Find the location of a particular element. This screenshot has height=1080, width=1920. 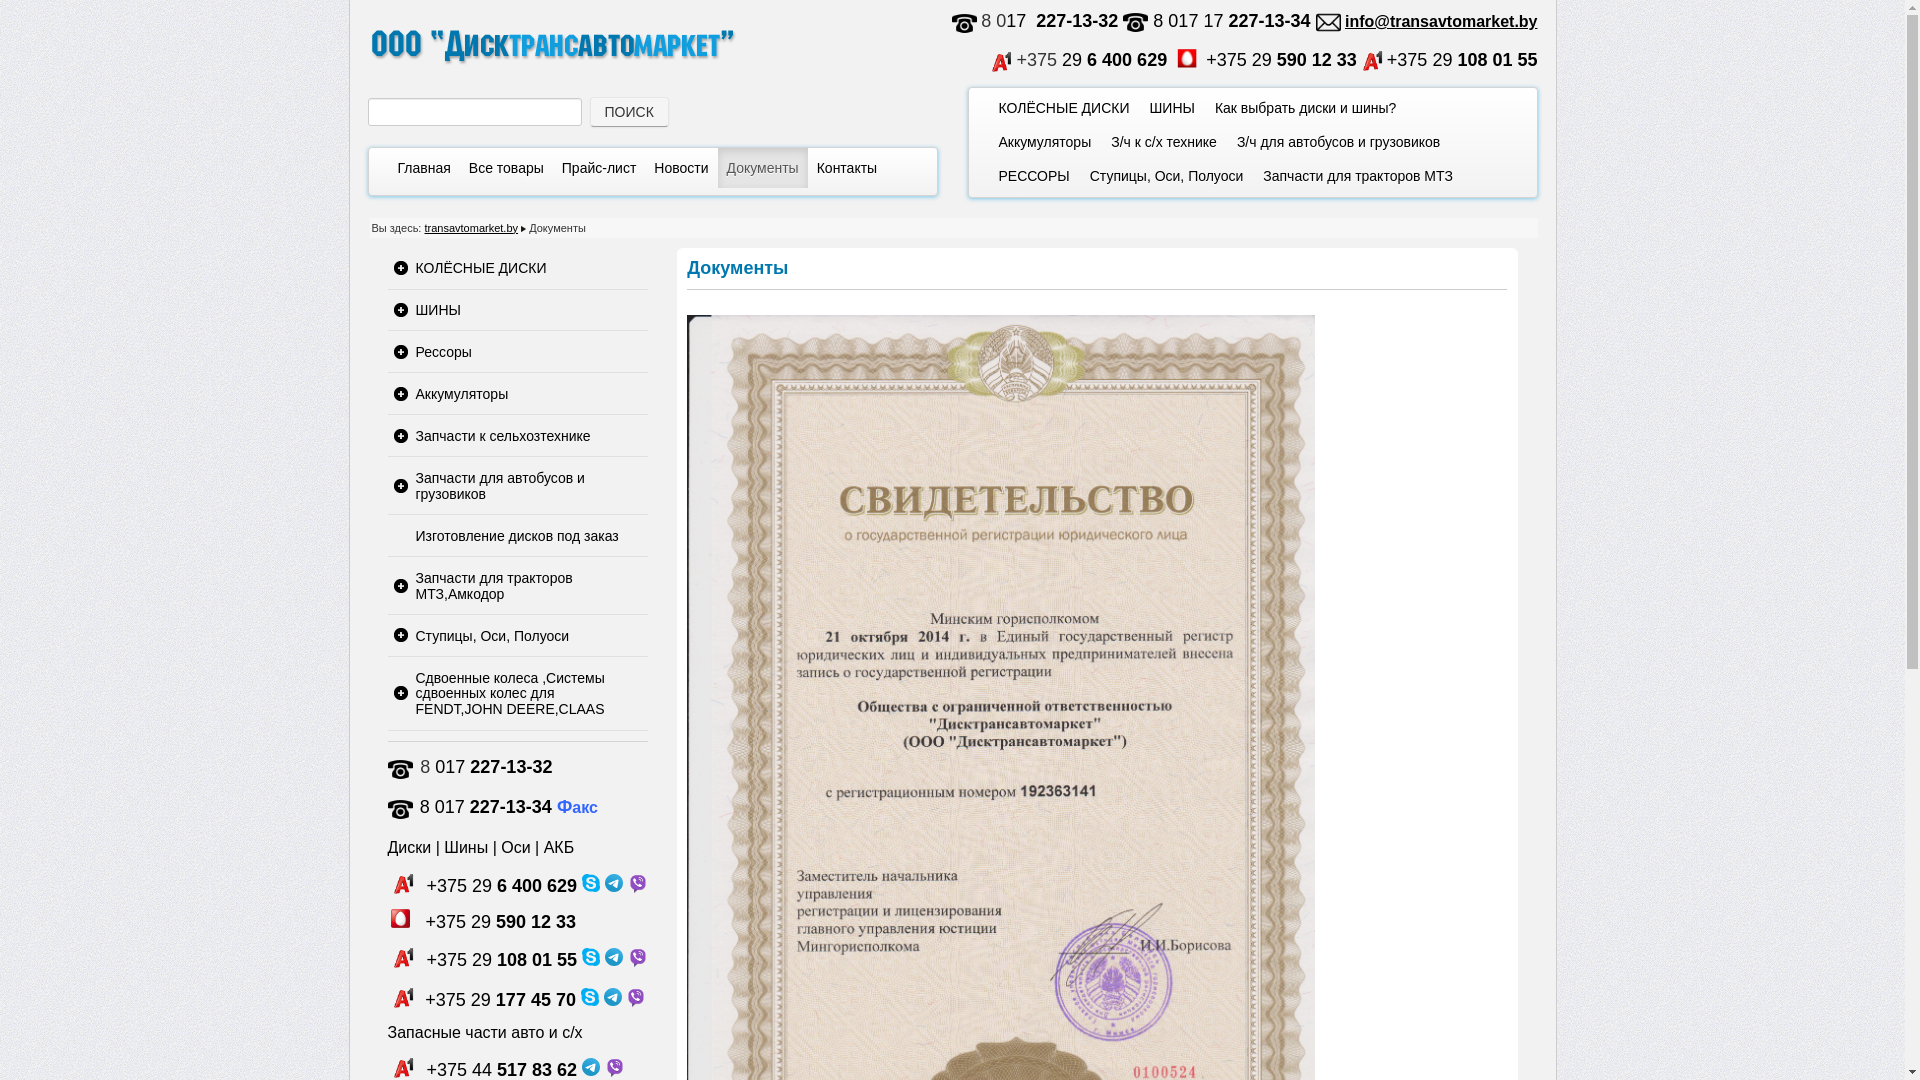

'info@transavtomarket.by' is located at coordinates (1344, 21).